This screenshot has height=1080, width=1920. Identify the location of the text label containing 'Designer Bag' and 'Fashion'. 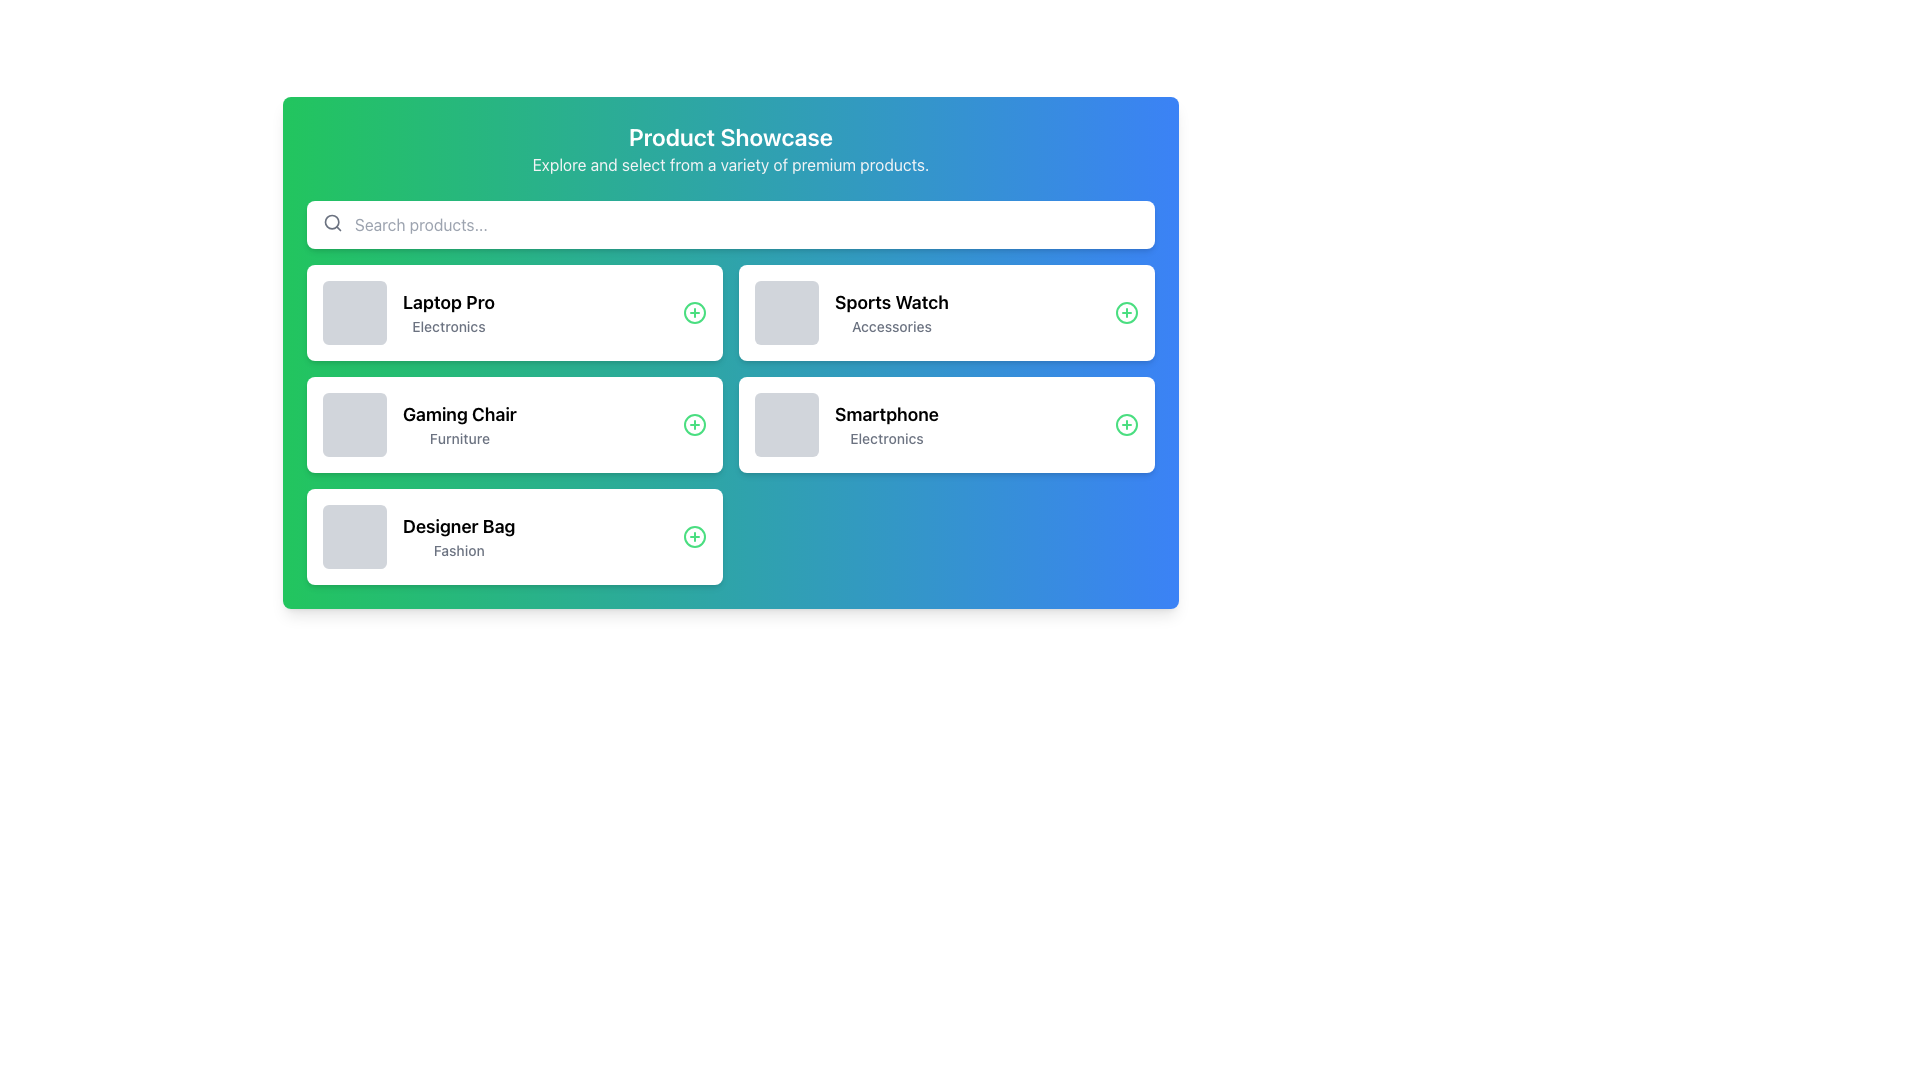
(418, 535).